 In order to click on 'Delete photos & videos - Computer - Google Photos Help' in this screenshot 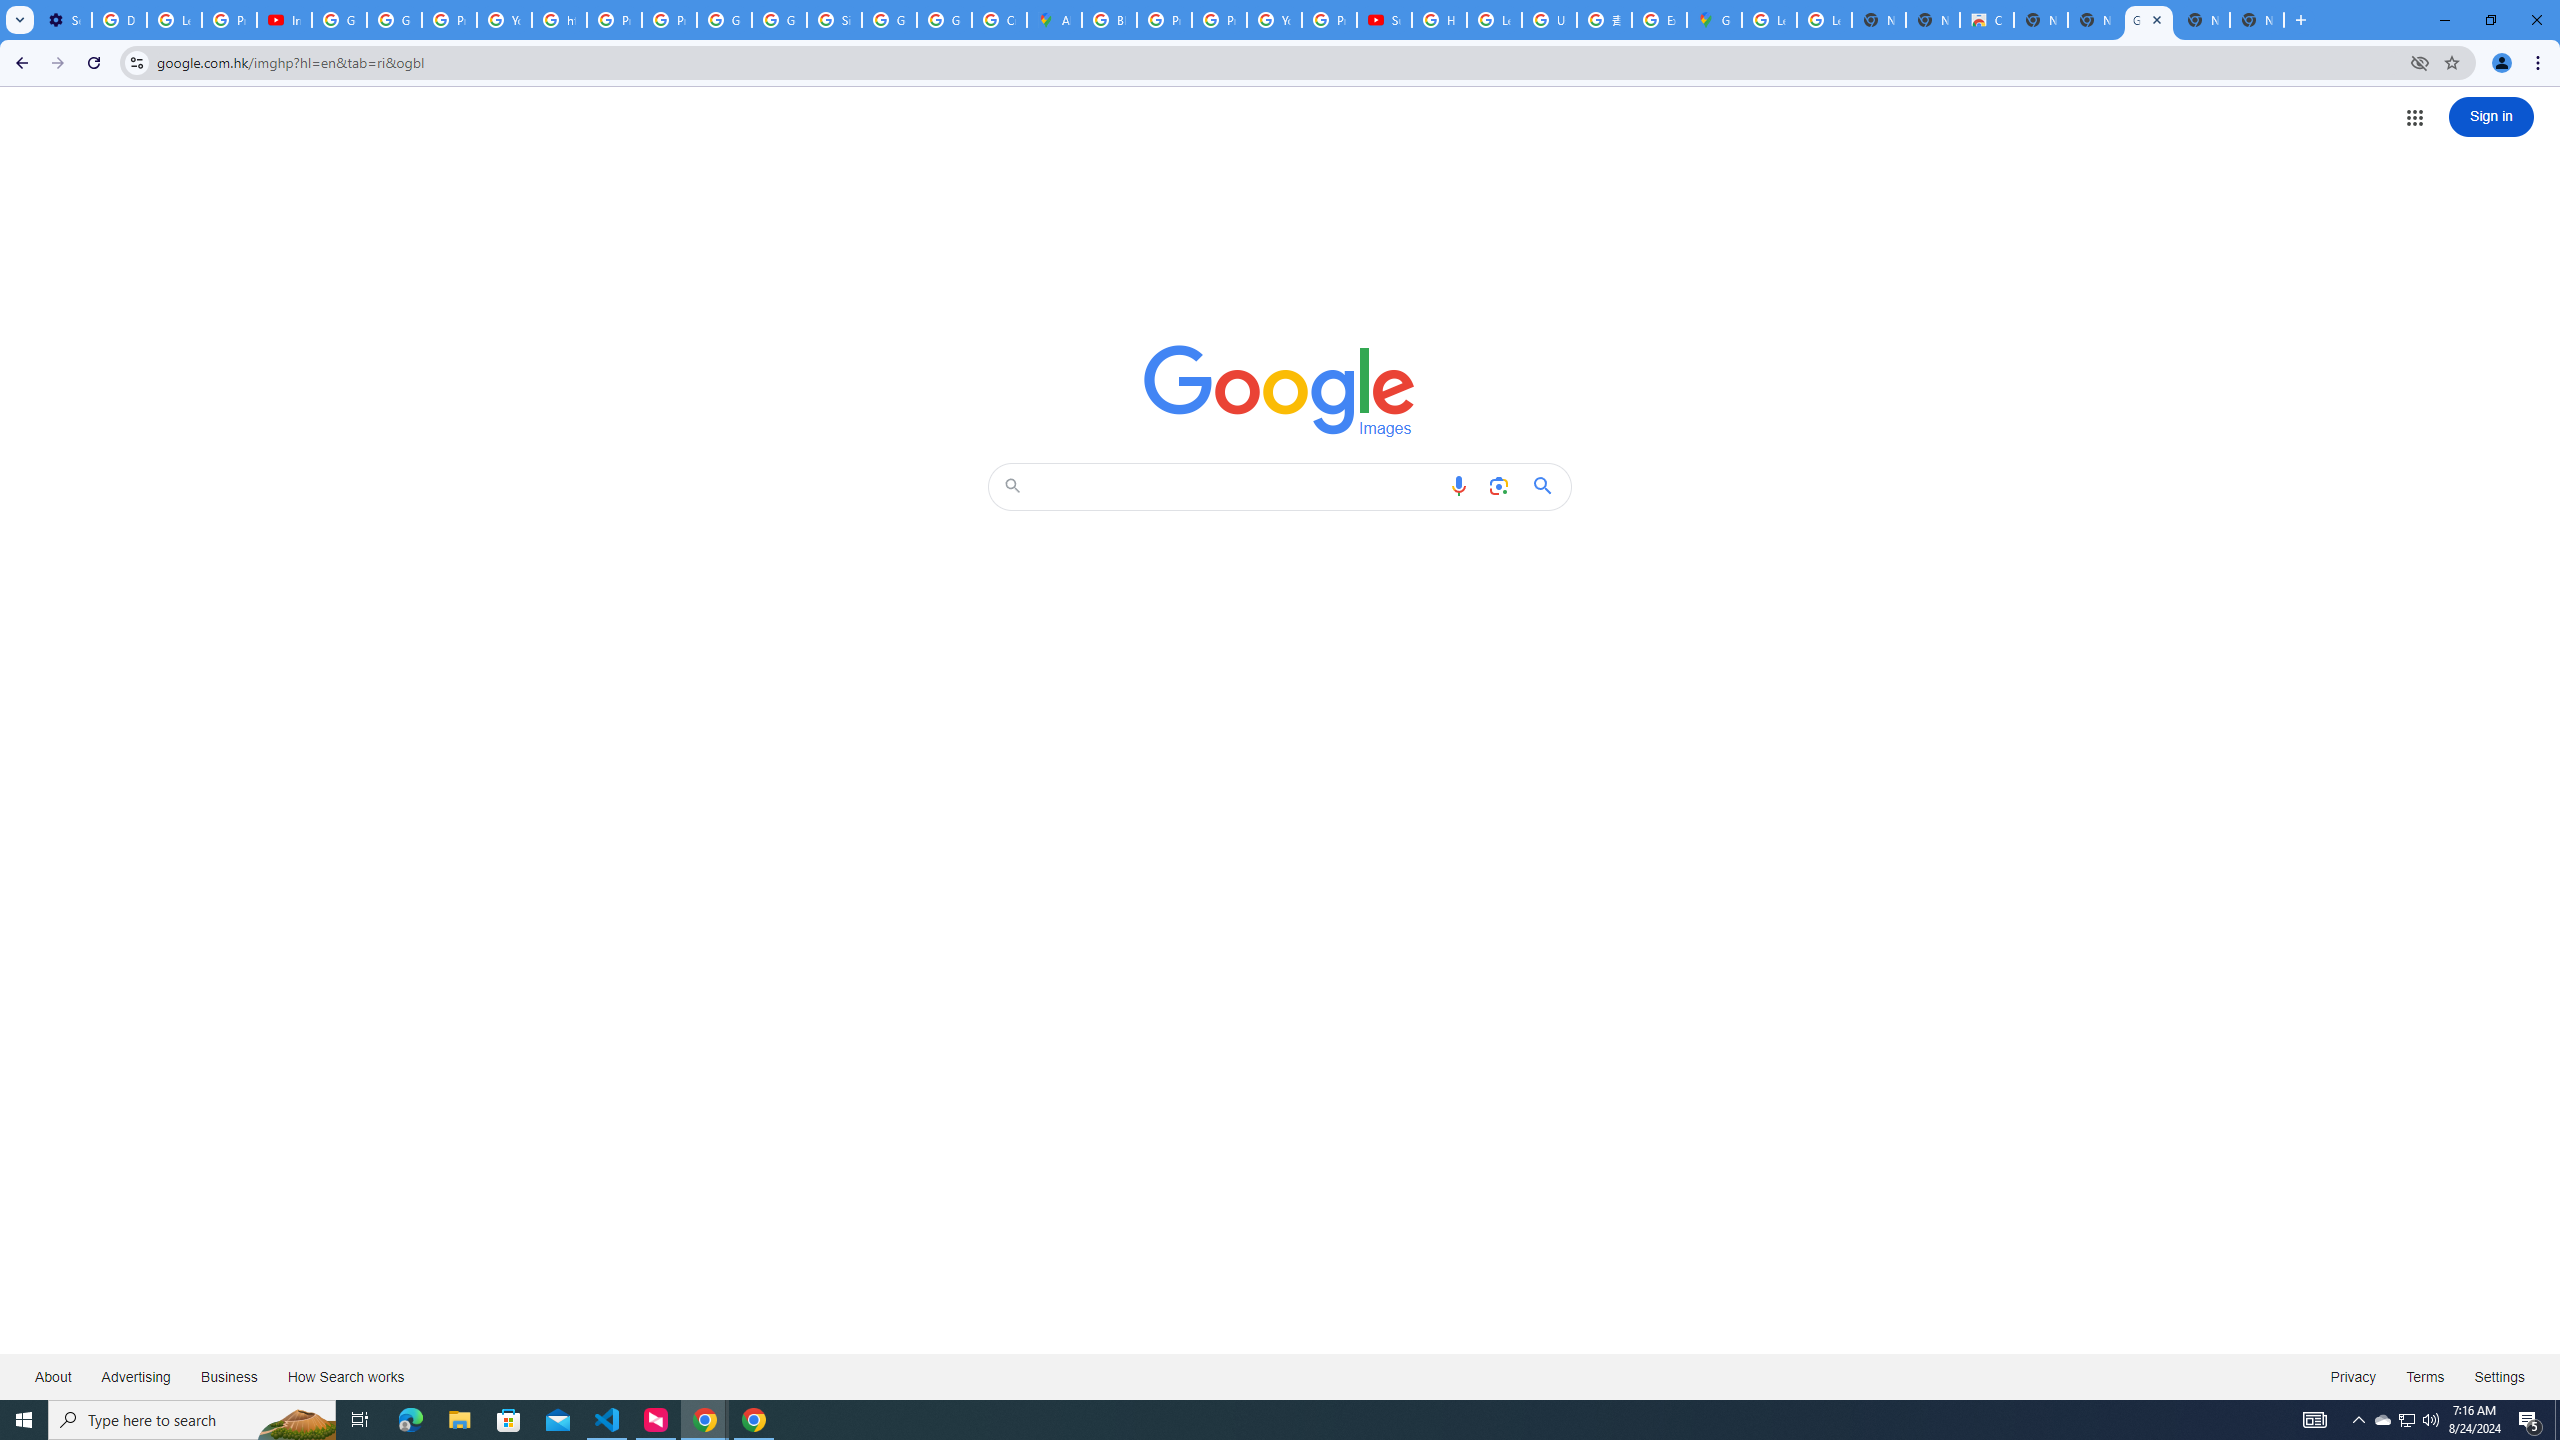, I will do `click(118, 19)`.